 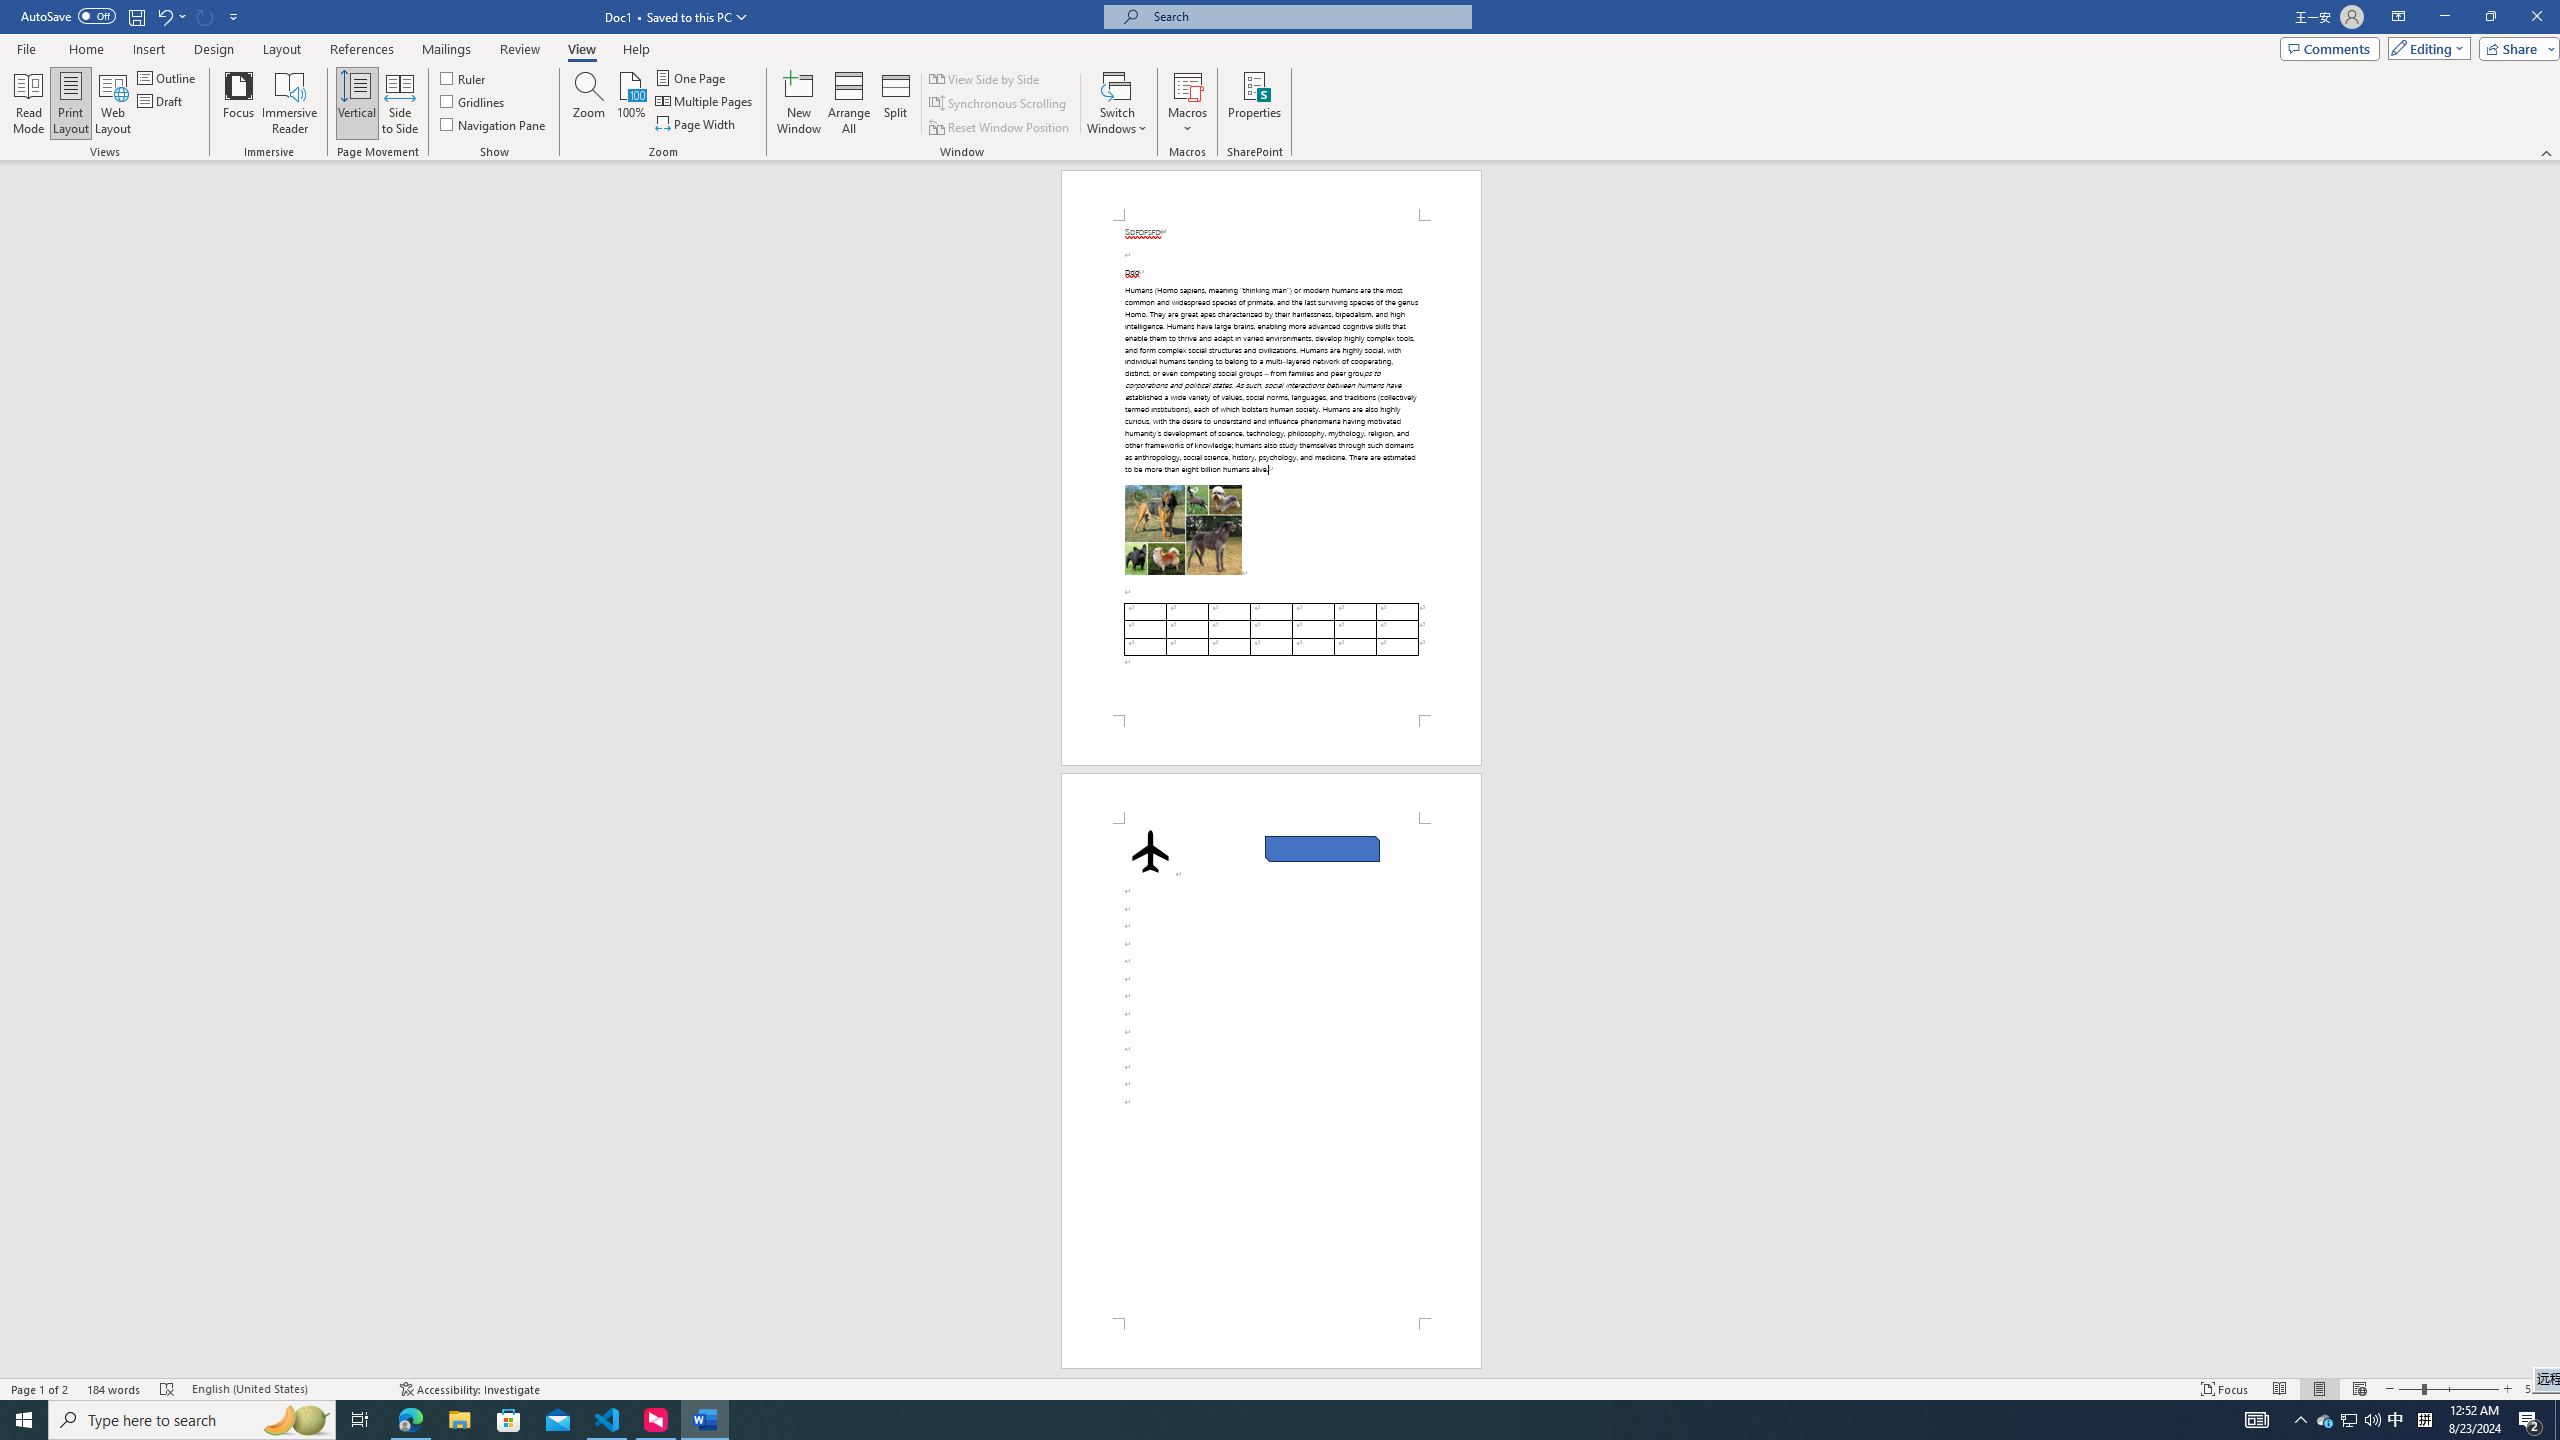 I want to click on 'Outline', so click(x=167, y=77).